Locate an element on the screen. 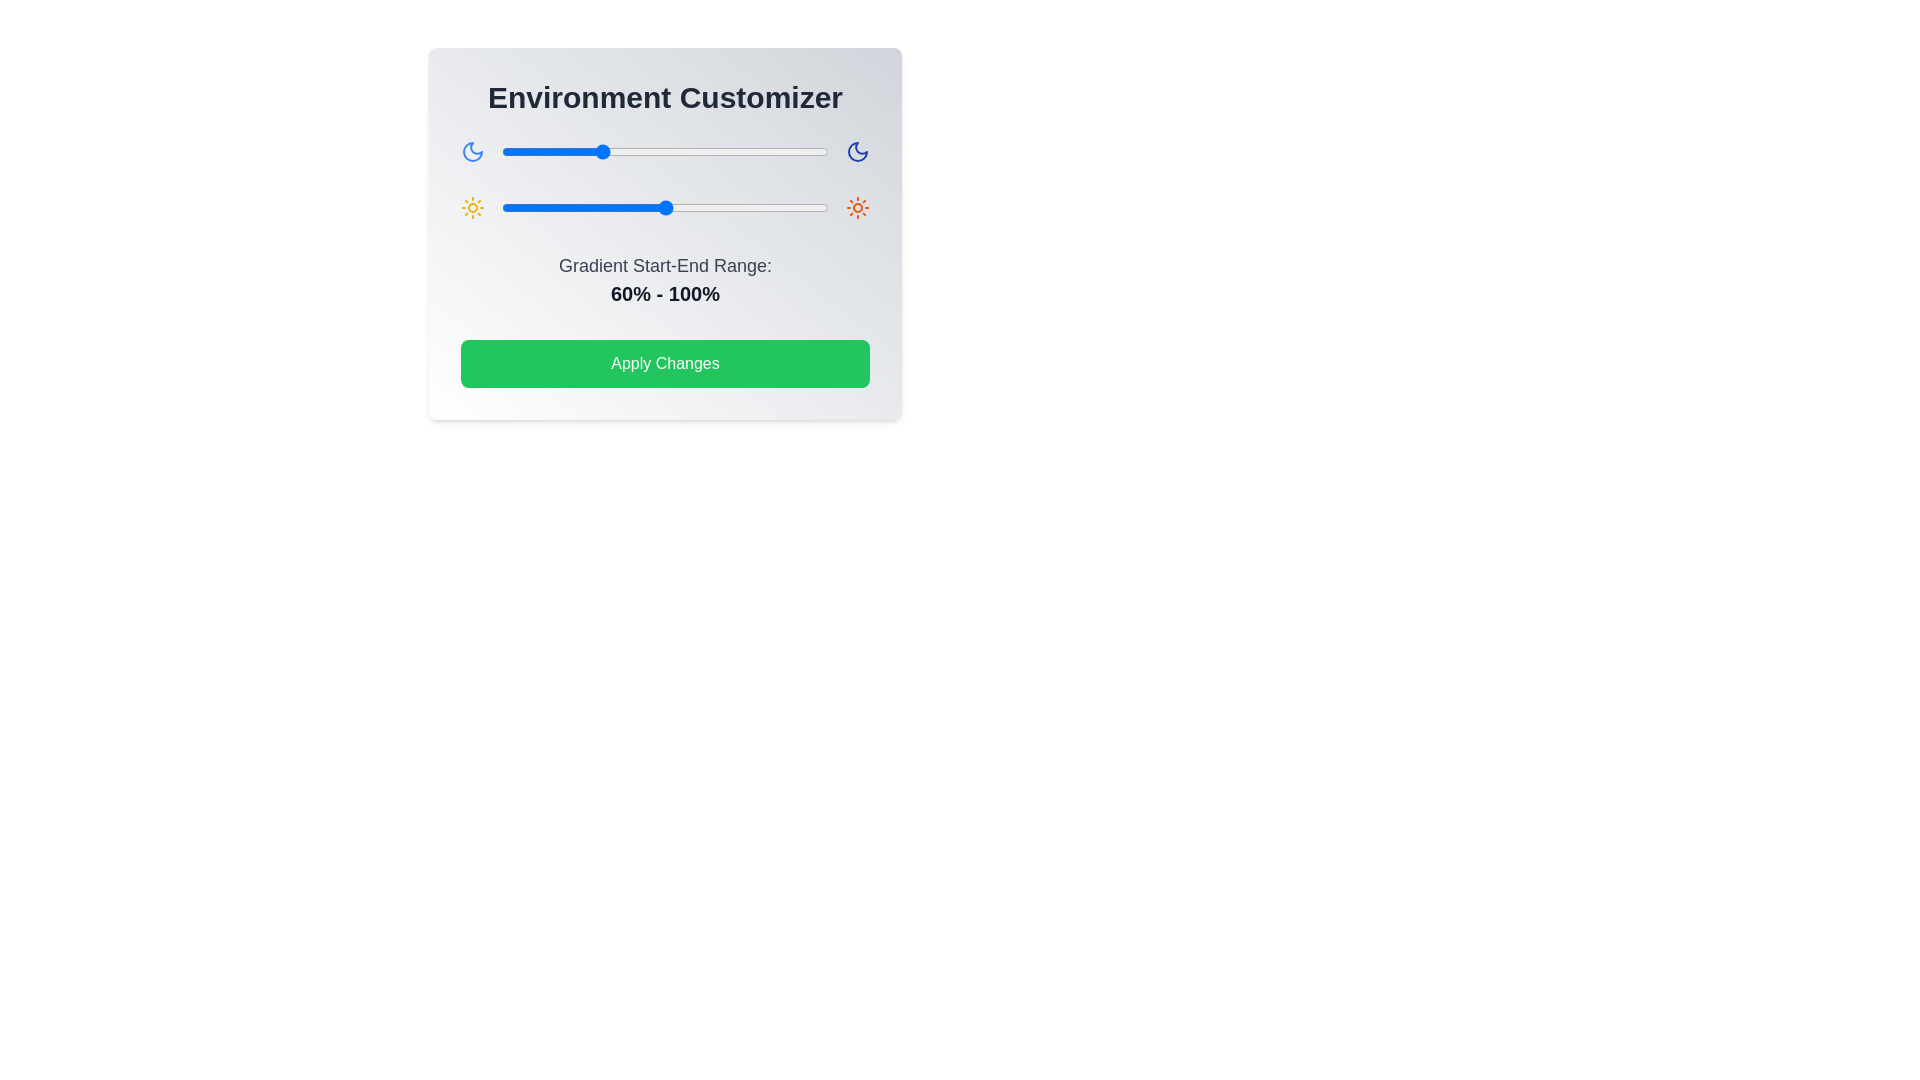 This screenshot has width=1920, height=1080. the gradient slider 0 to 149 is located at coordinates (744, 150).